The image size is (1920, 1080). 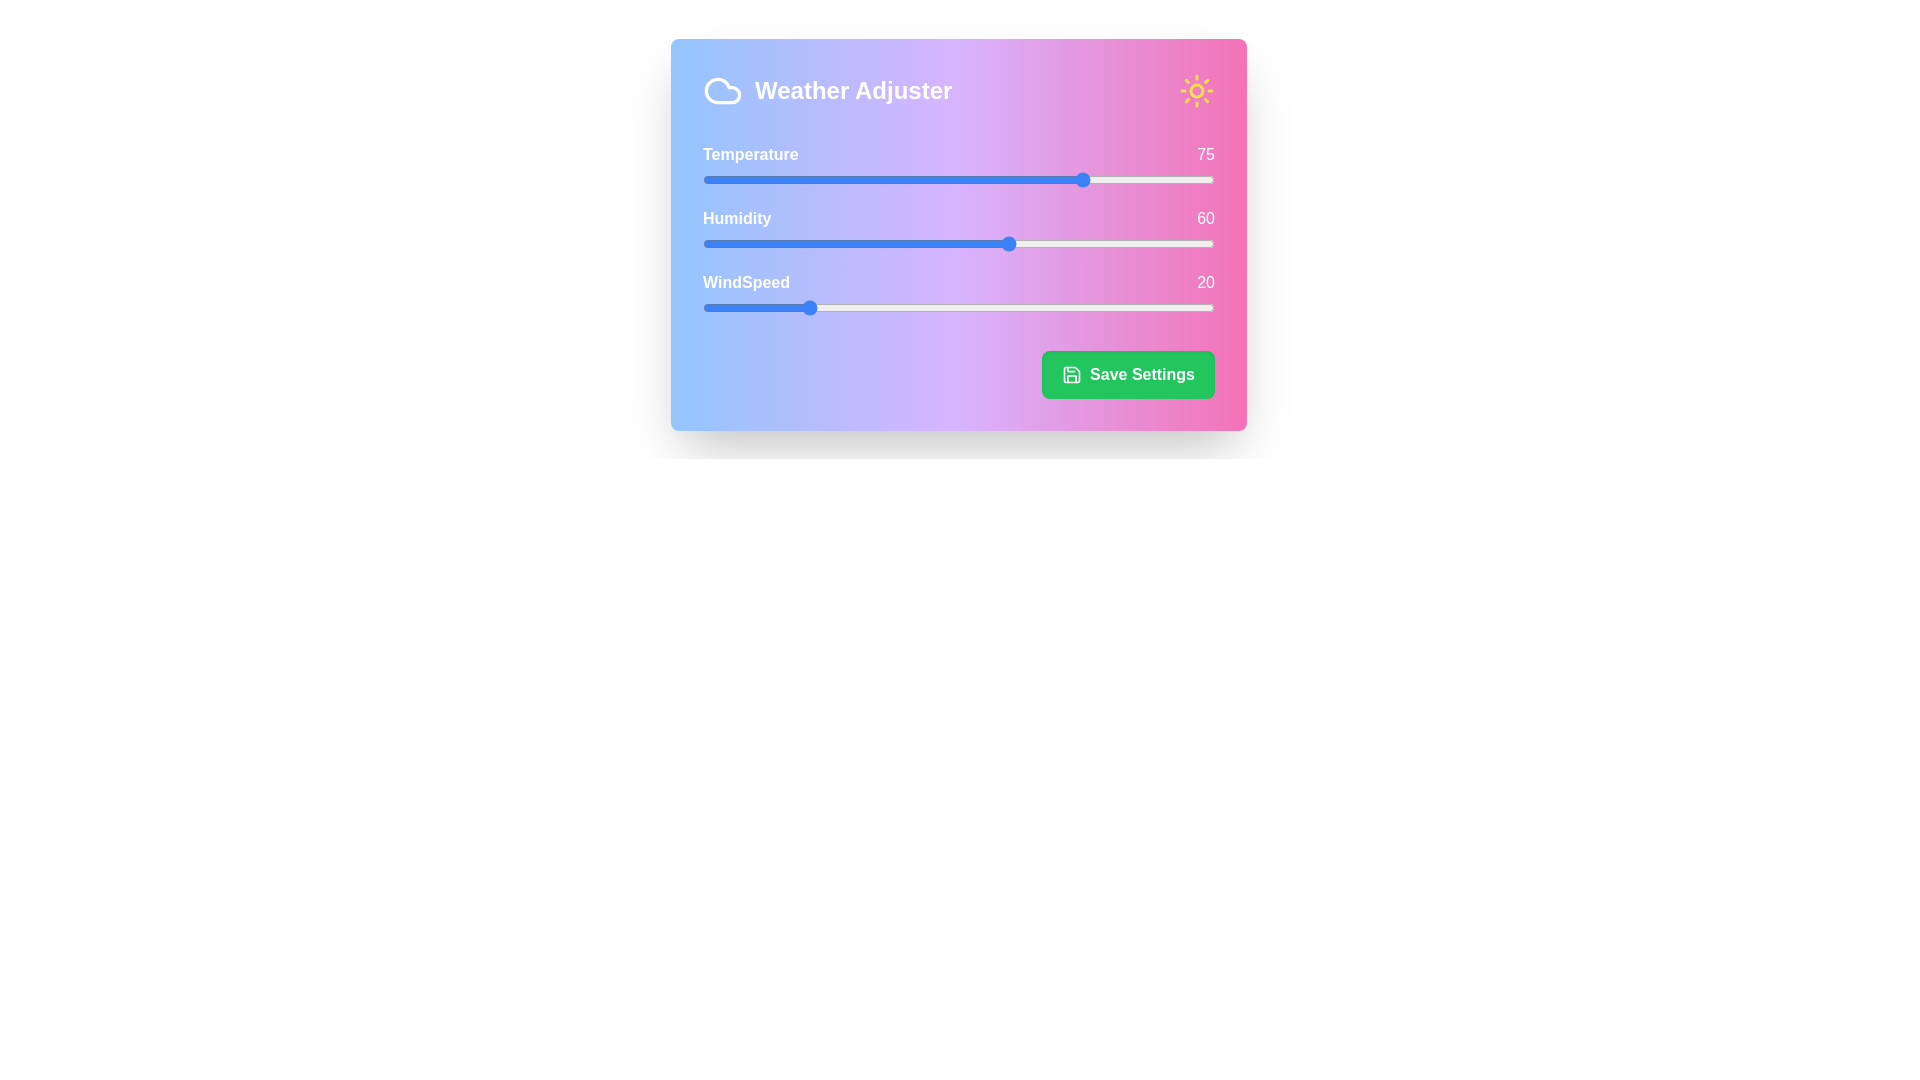 What do you see at coordinates (861, 308) in the screenshot?
I see `the wind speed` at bounding box center [861, 308].